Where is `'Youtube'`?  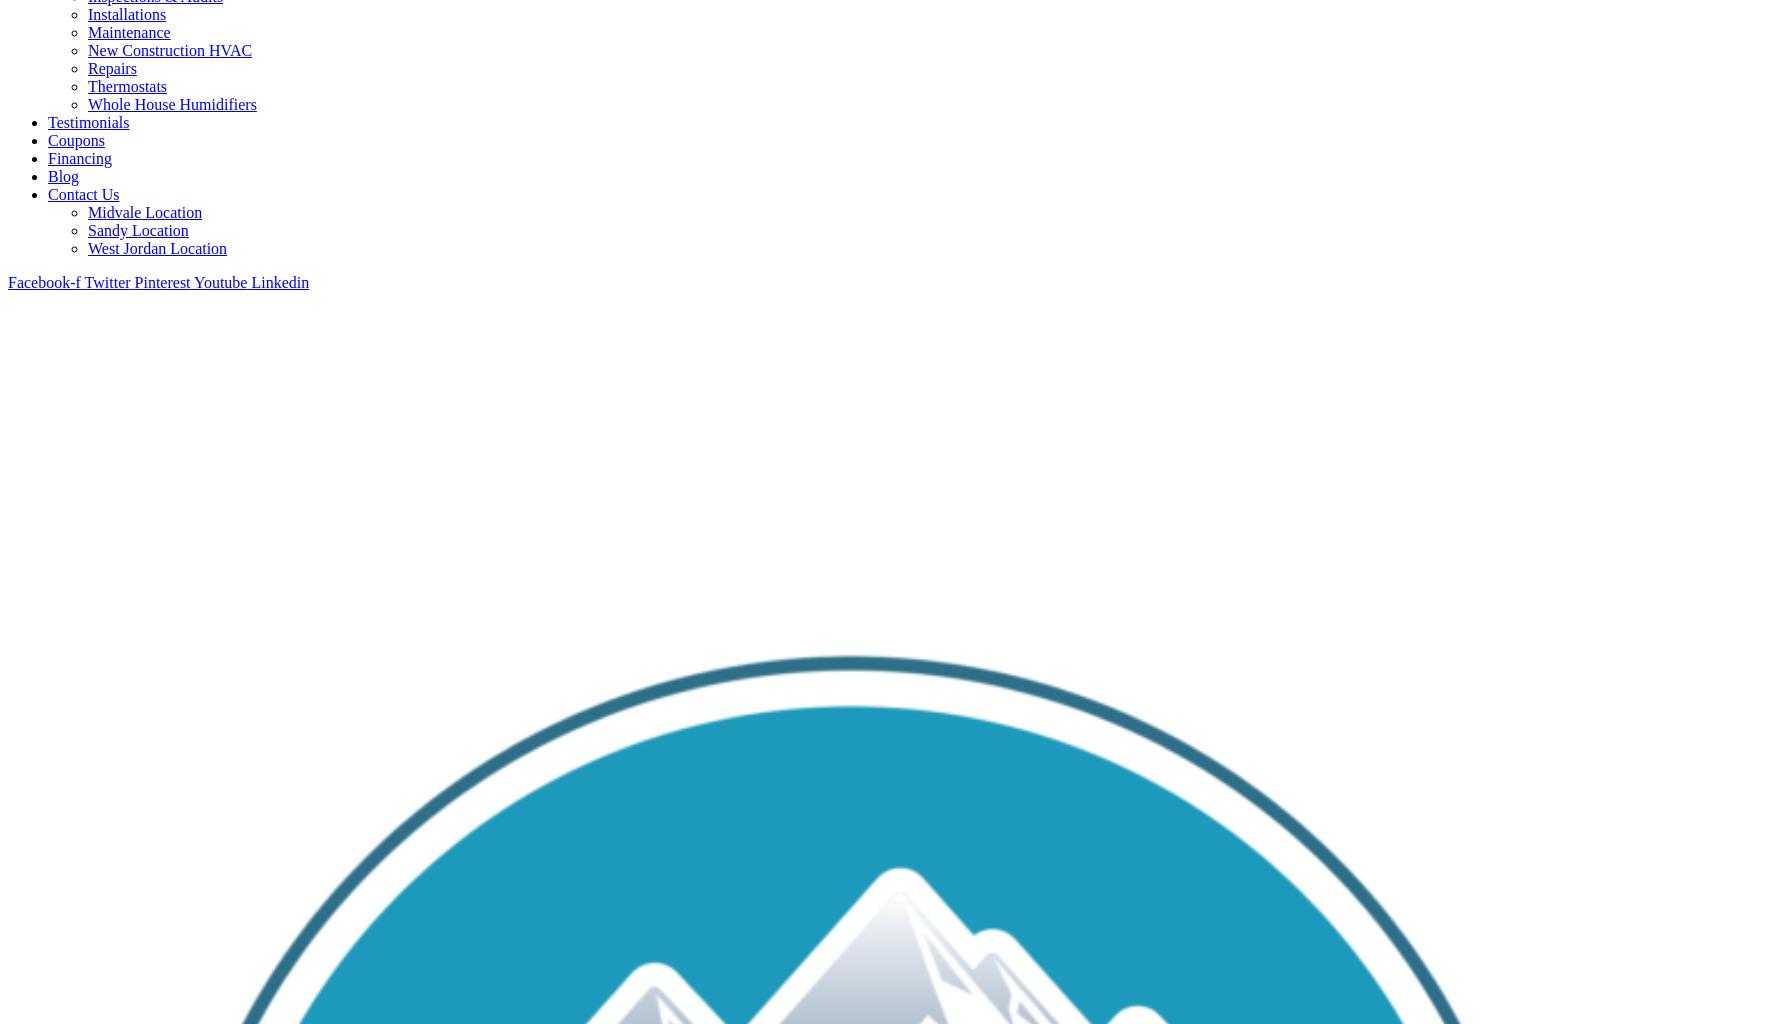 'Youtube' is located at coordinates (220, 281).